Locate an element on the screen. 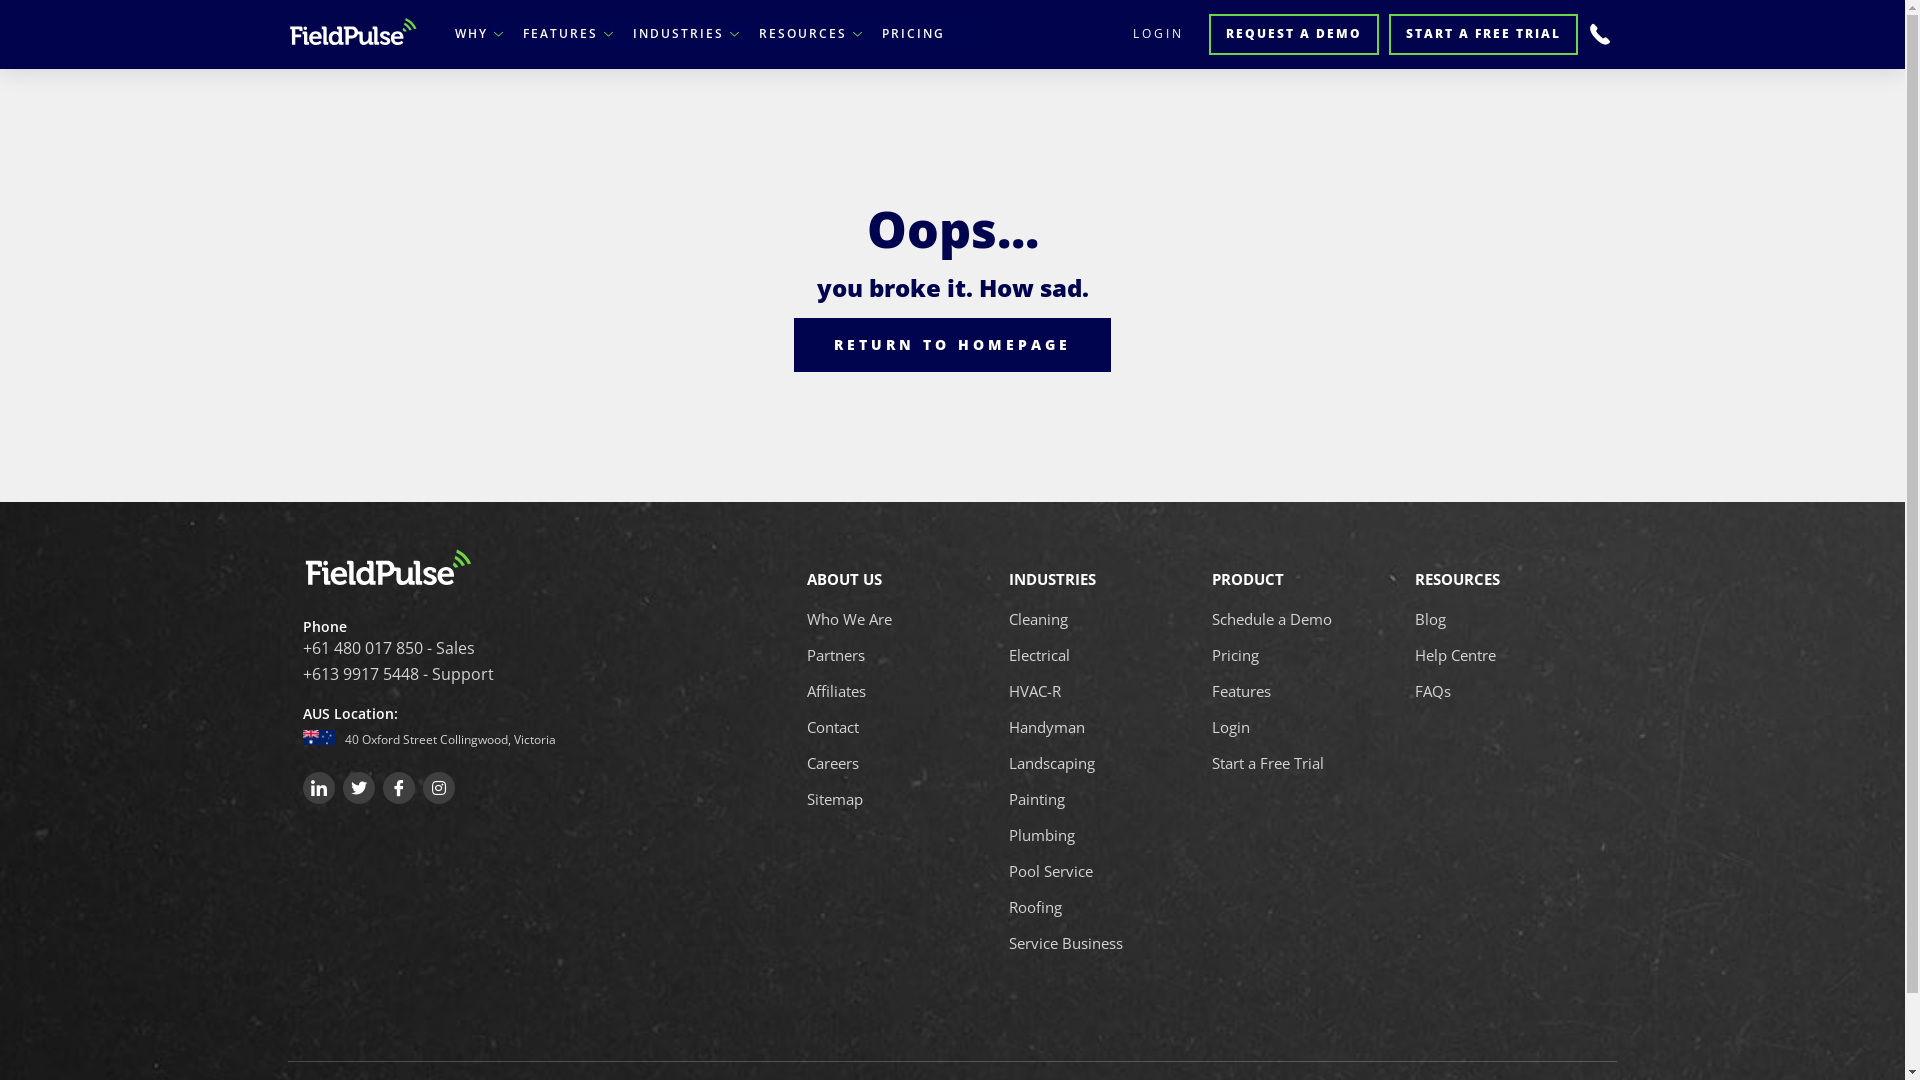  'Electrical' is located at coordinates (1039, 655).